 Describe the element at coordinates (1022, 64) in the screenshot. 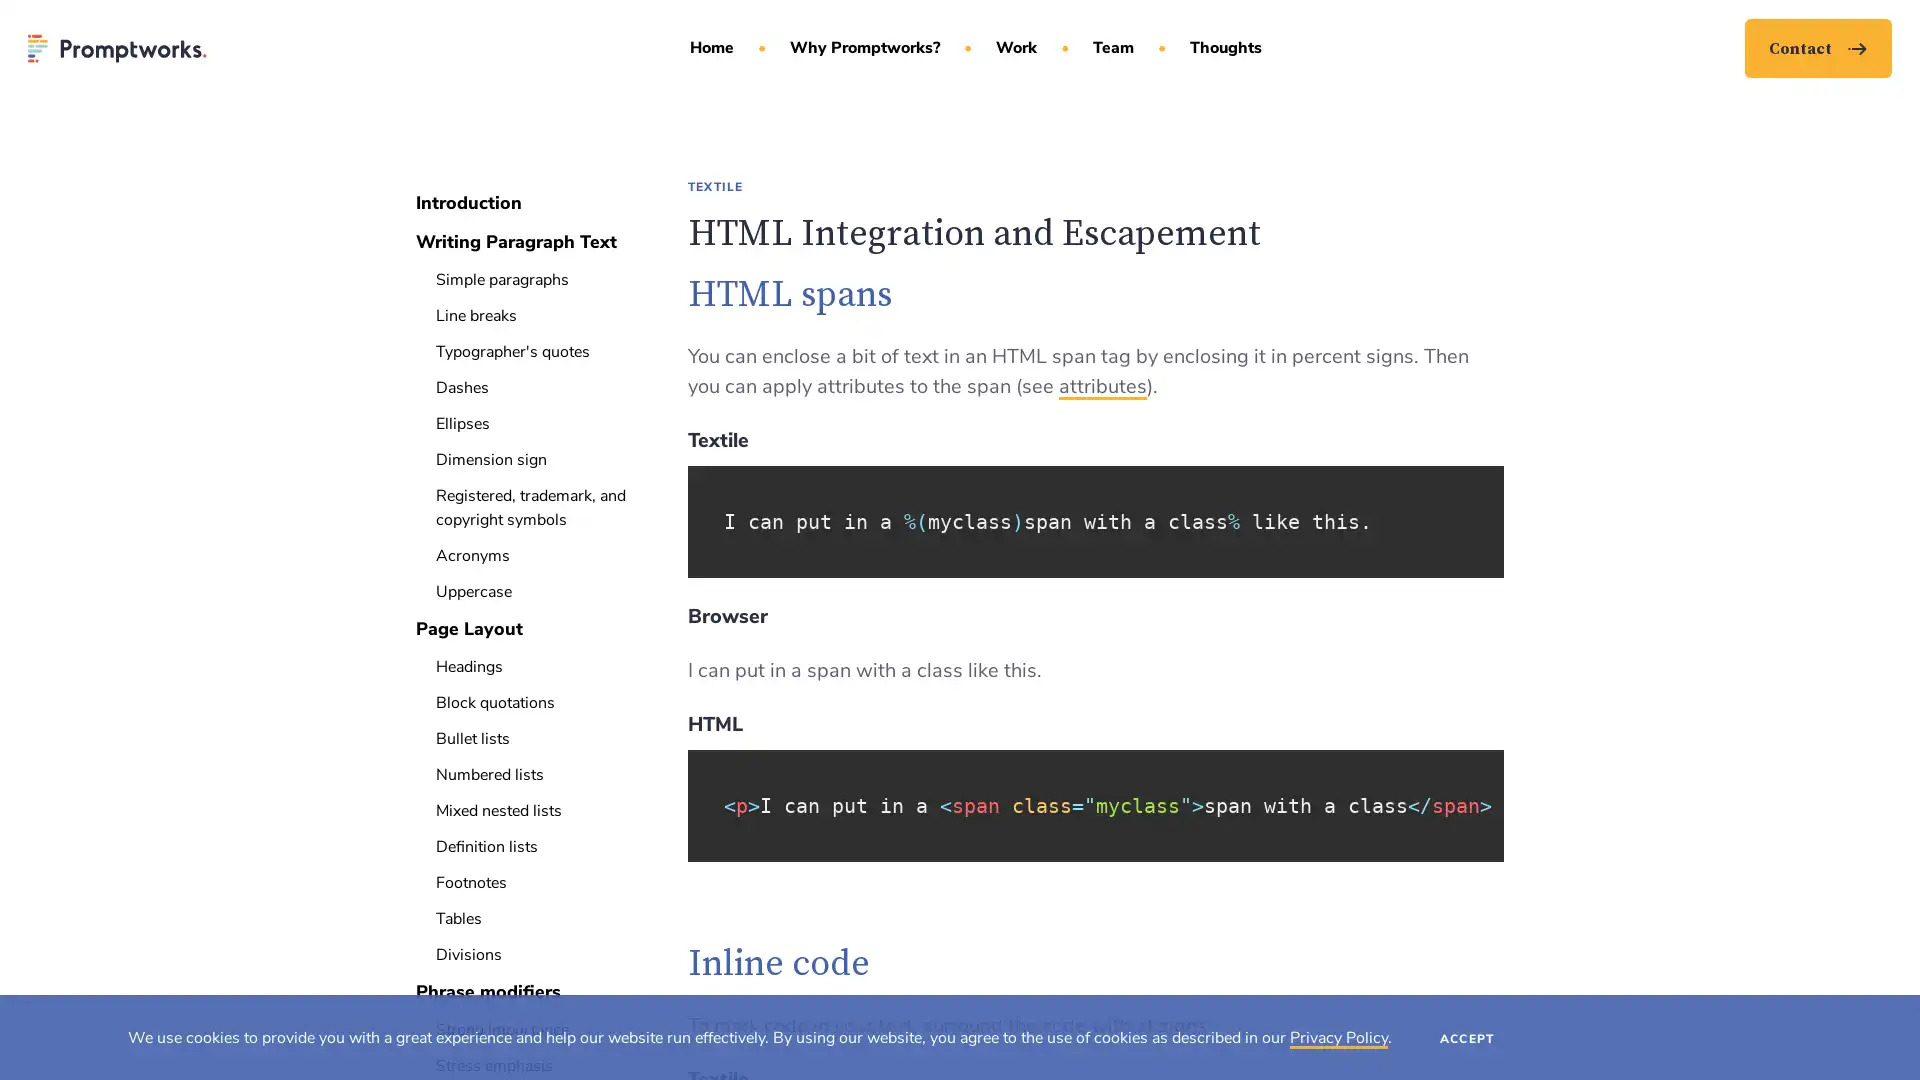

I see `Work` at that location.